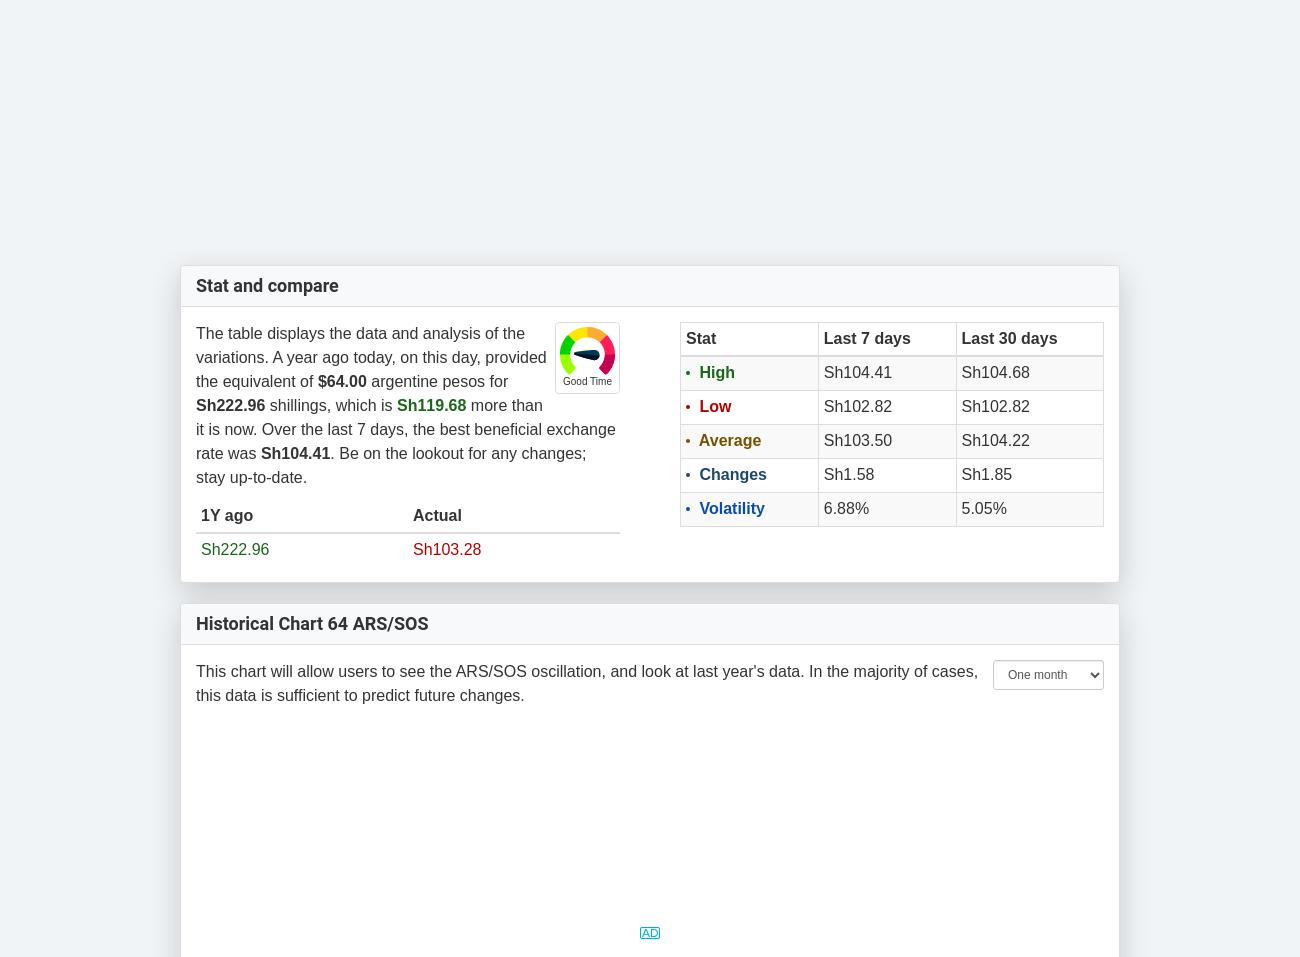 The width and height of the screenshot is (1300, 957). What do you see at coordinates (329, 403) in the screenshot?
I see `'shillings, which is'` at bounding box center [329, 403].